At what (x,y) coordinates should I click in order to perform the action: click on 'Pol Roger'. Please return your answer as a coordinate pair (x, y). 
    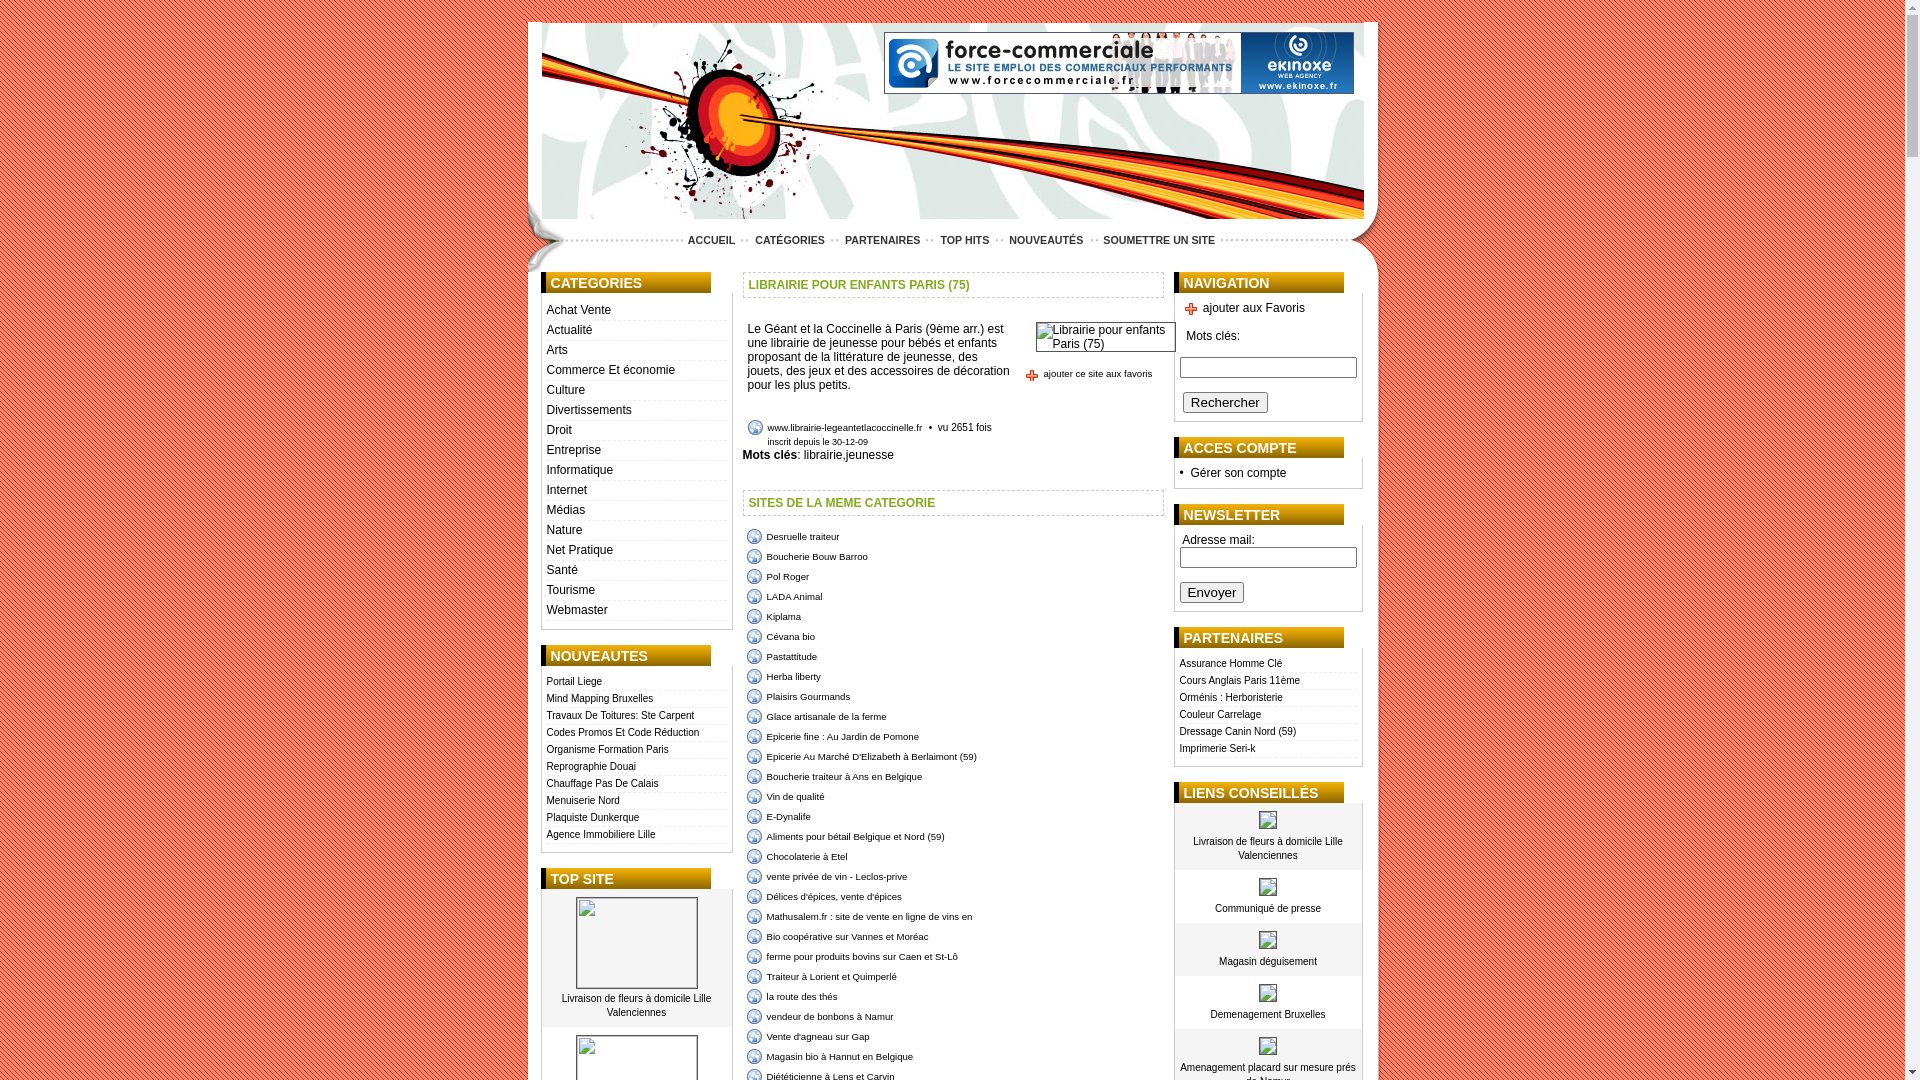
    Looking at the image, I should click on (776, 576).